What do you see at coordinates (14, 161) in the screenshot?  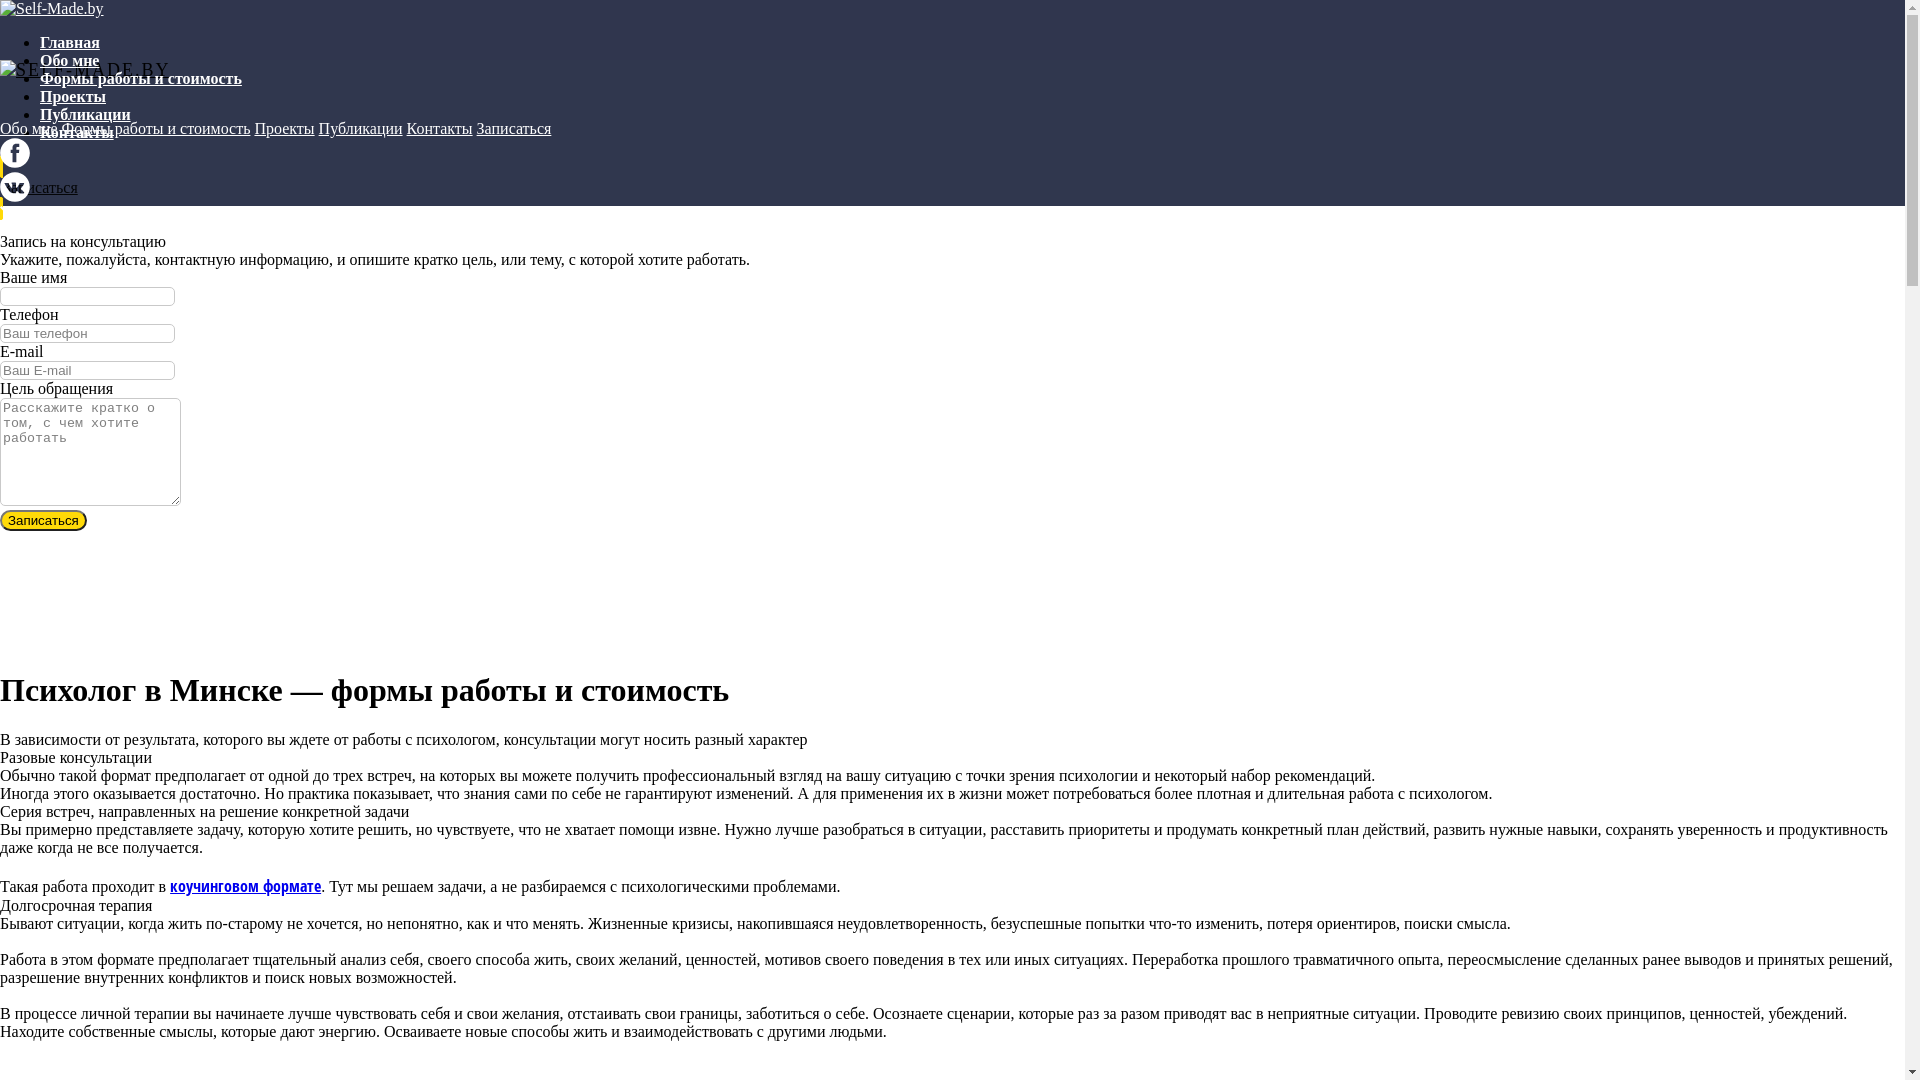 I see `'Facebook'` at bounding box center [14, 161].